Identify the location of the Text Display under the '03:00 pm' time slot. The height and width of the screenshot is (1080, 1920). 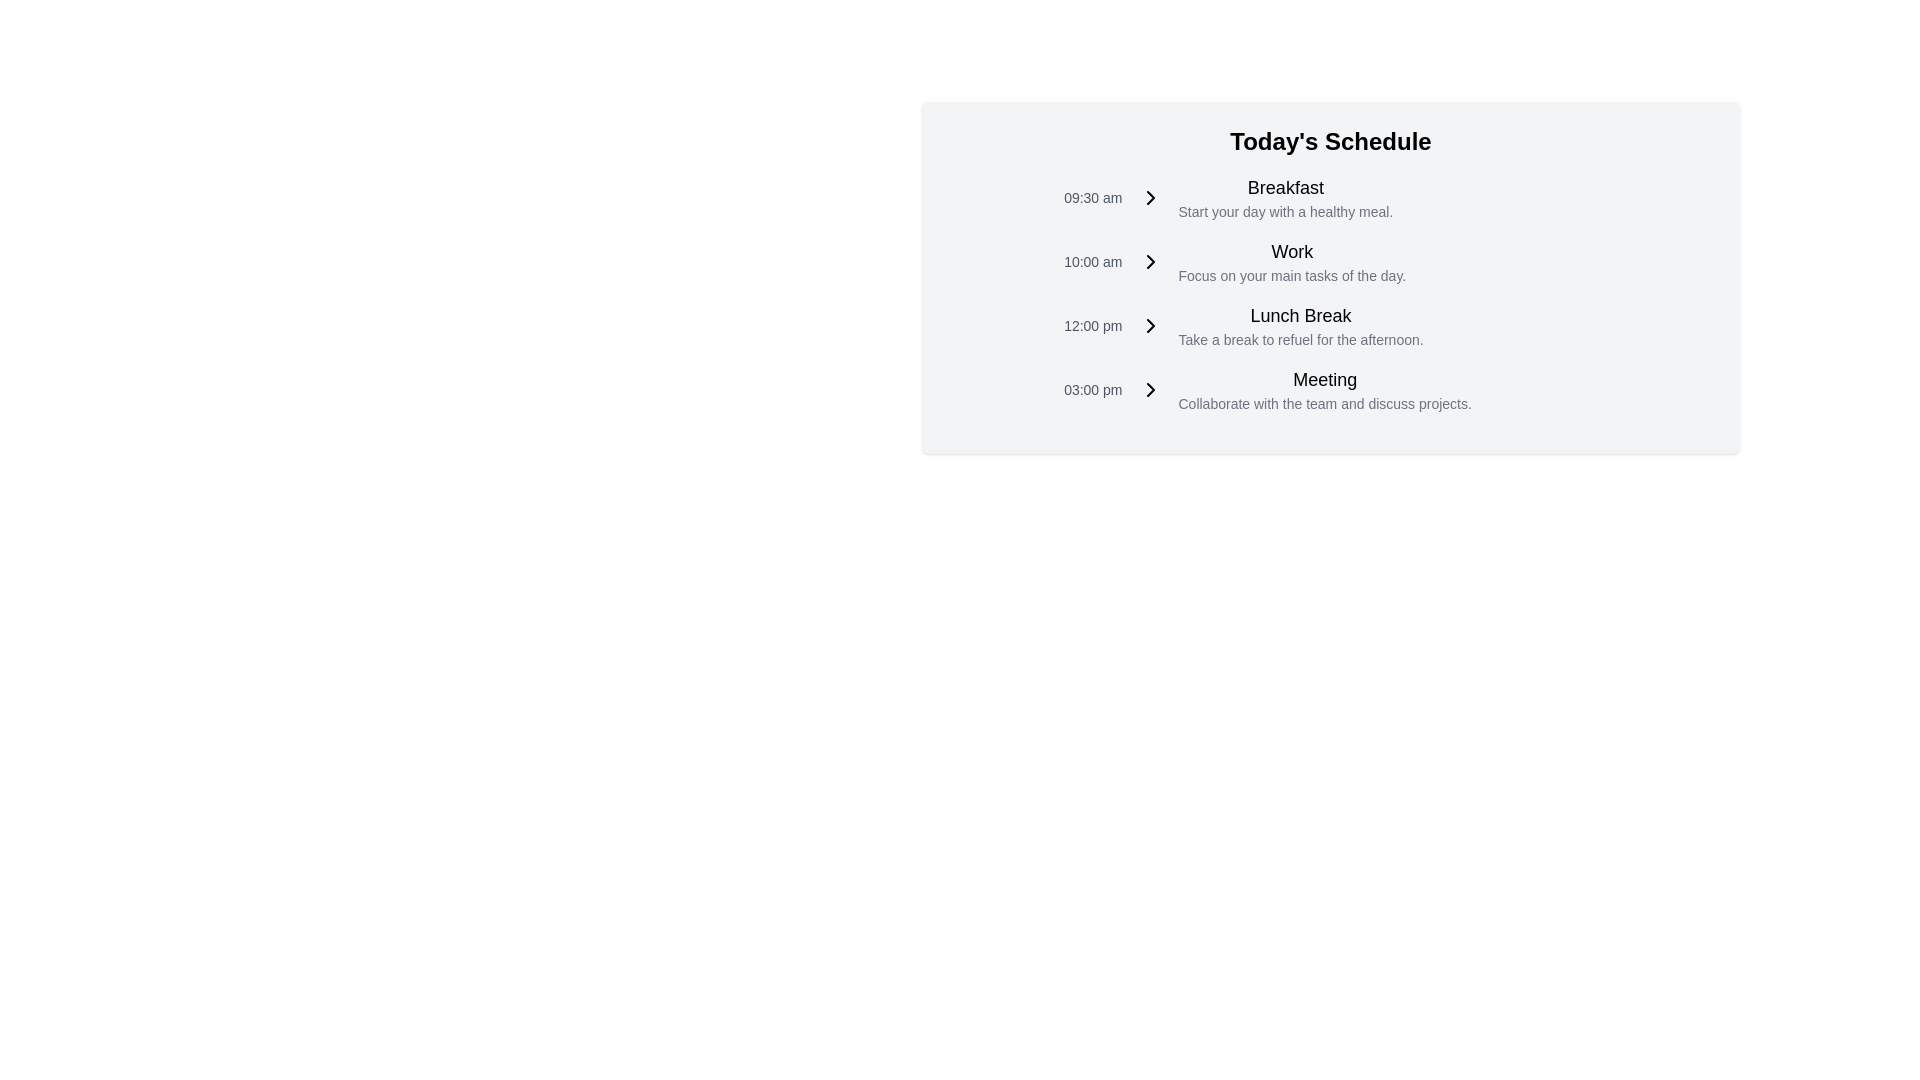
(1317, 389).